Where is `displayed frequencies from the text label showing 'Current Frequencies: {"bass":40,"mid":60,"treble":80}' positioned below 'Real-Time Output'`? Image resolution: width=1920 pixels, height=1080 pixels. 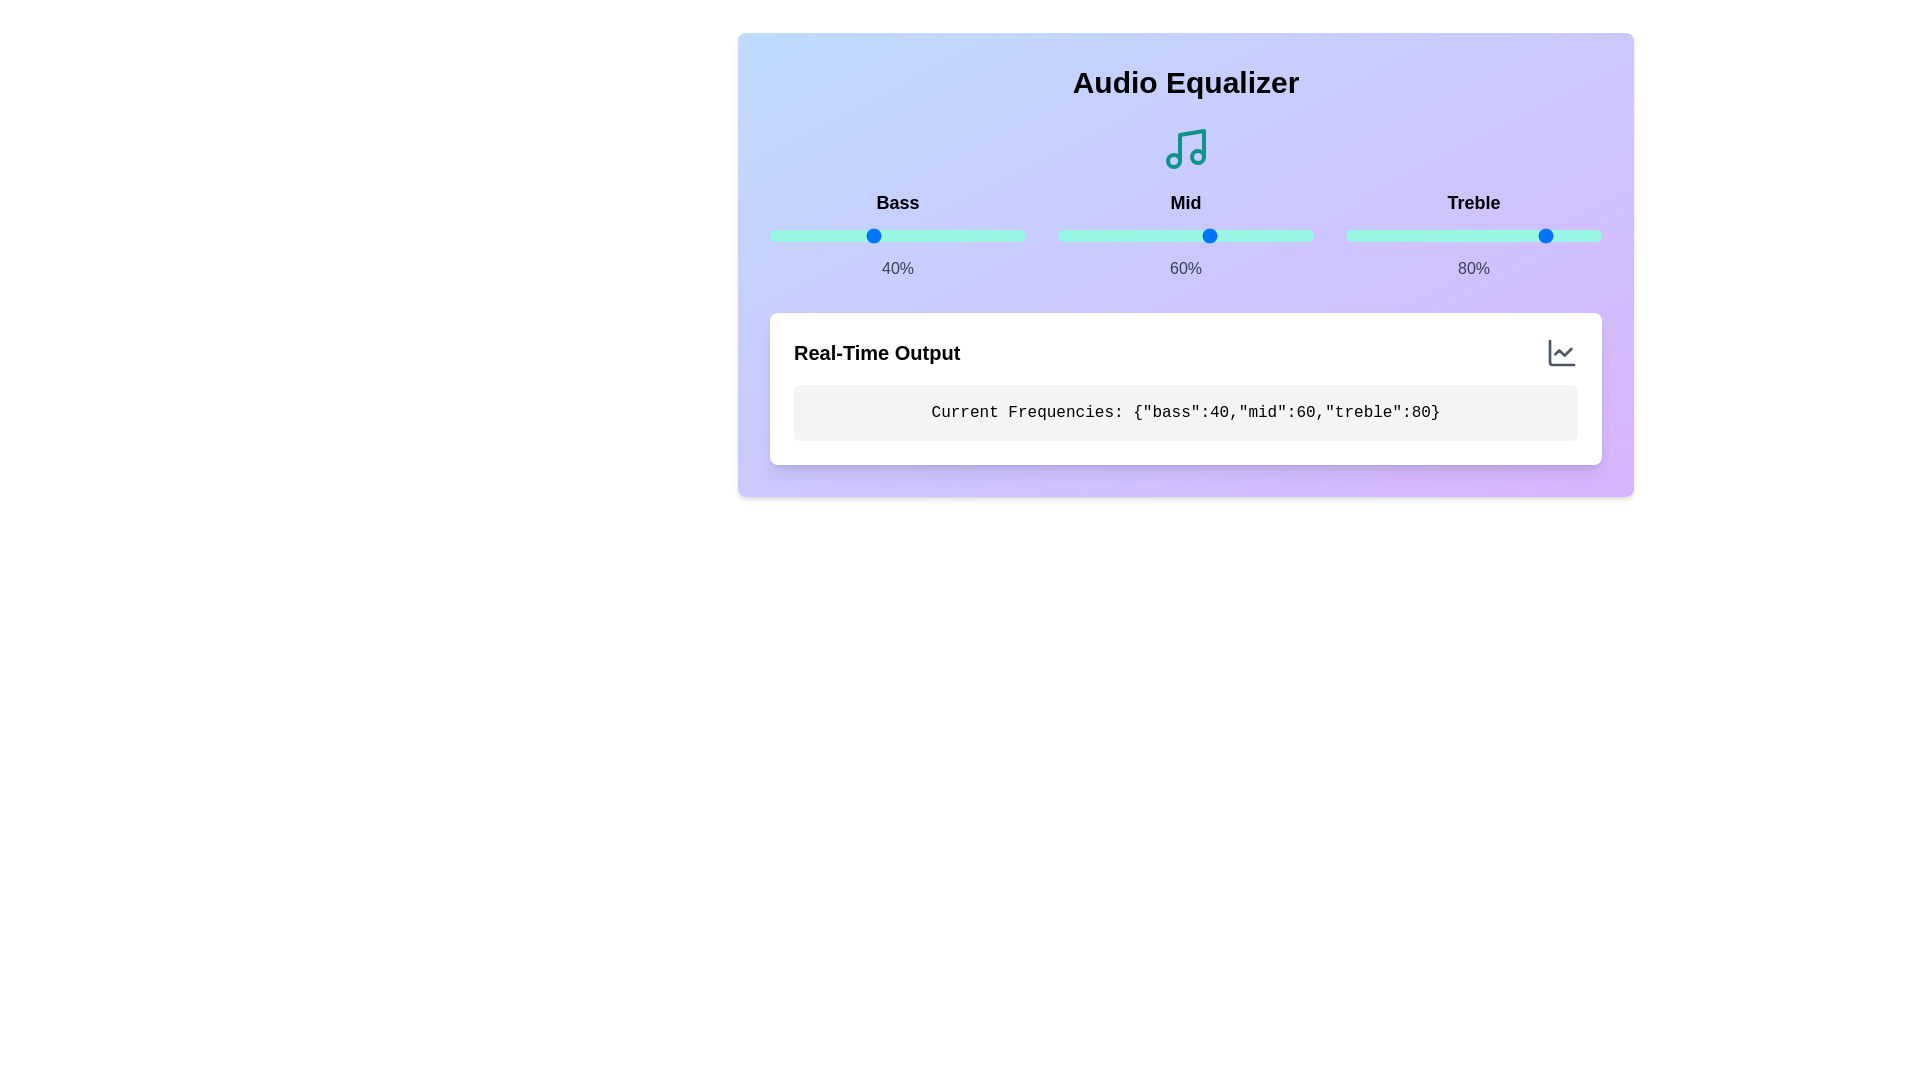
displayed frequencies from the text label showing 'Current Frequencies: {"bass":40,"mid":60,"treble":80}' positioned below 'Real-Time Output' is located at coordinates (1185, 411).